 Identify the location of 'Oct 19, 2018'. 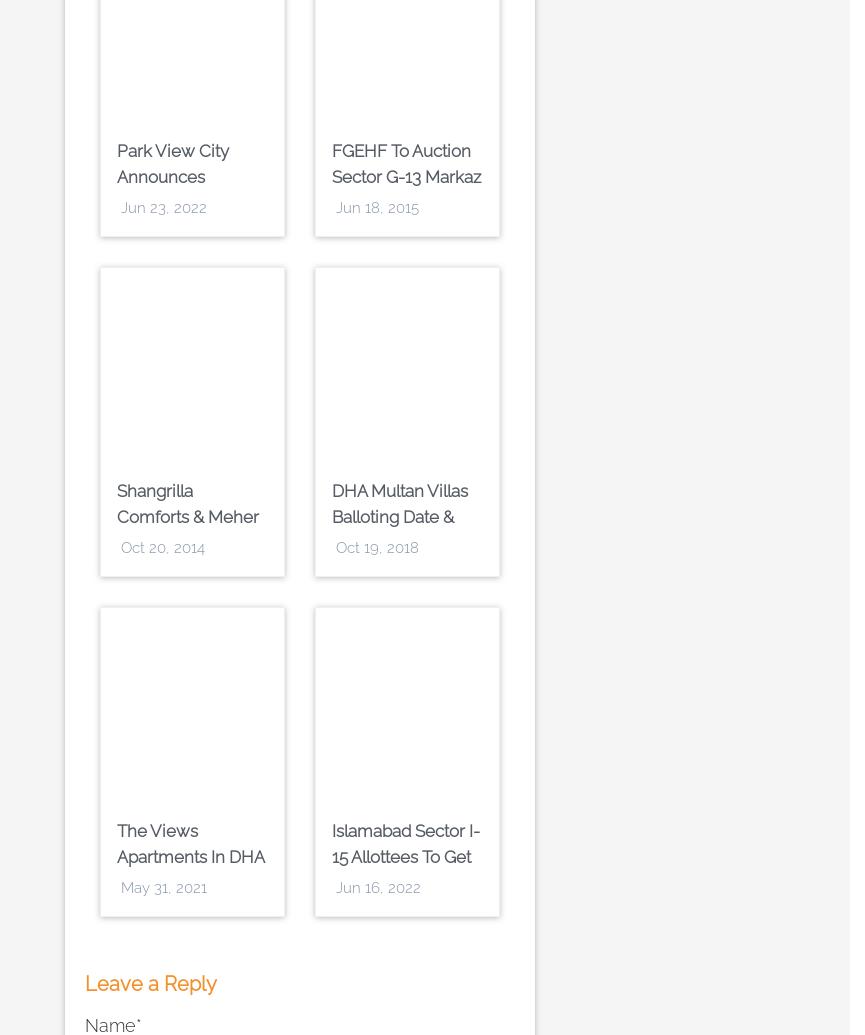
(377, 547).